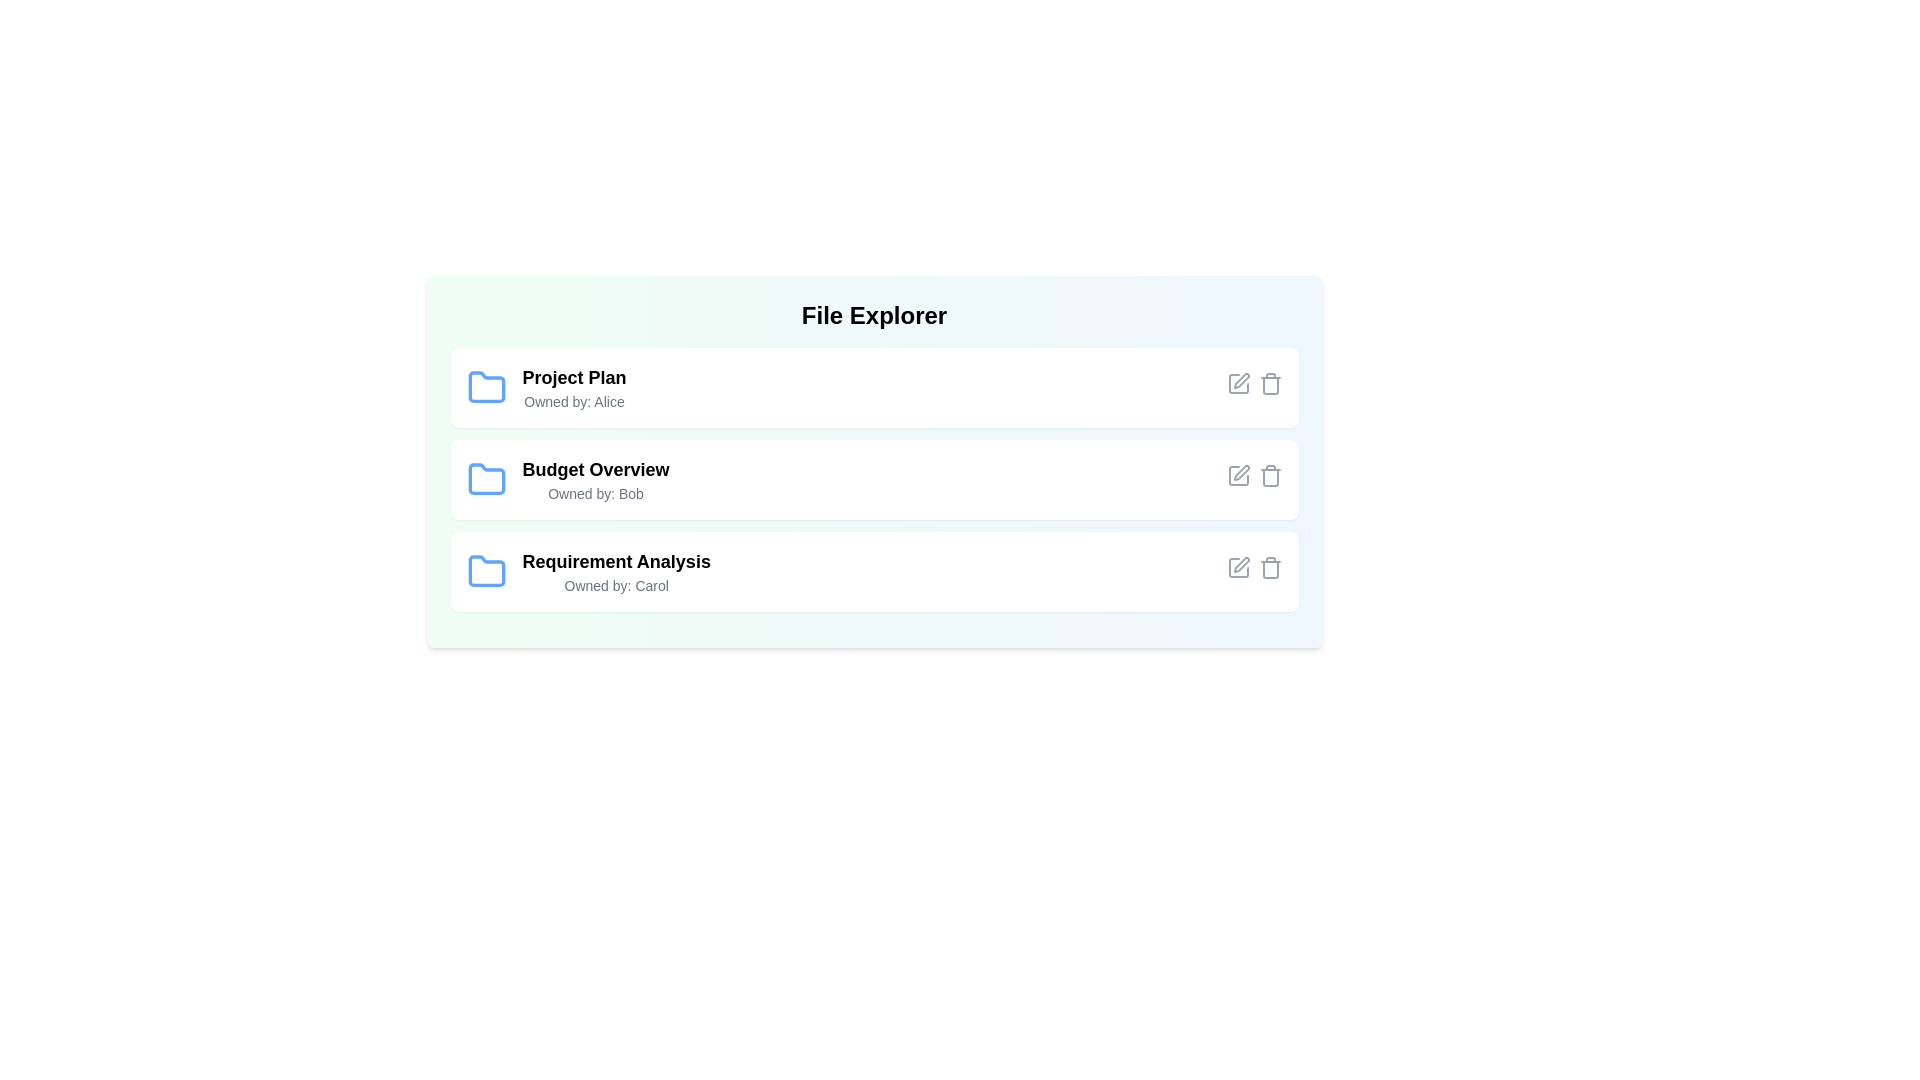 This screenshot has width=1920, height=1080. What do you see at coordinates (1269, 384) in the screenshot?
I see `the delete icon for the file named Project Plan` at bounding box center [1269, 384].